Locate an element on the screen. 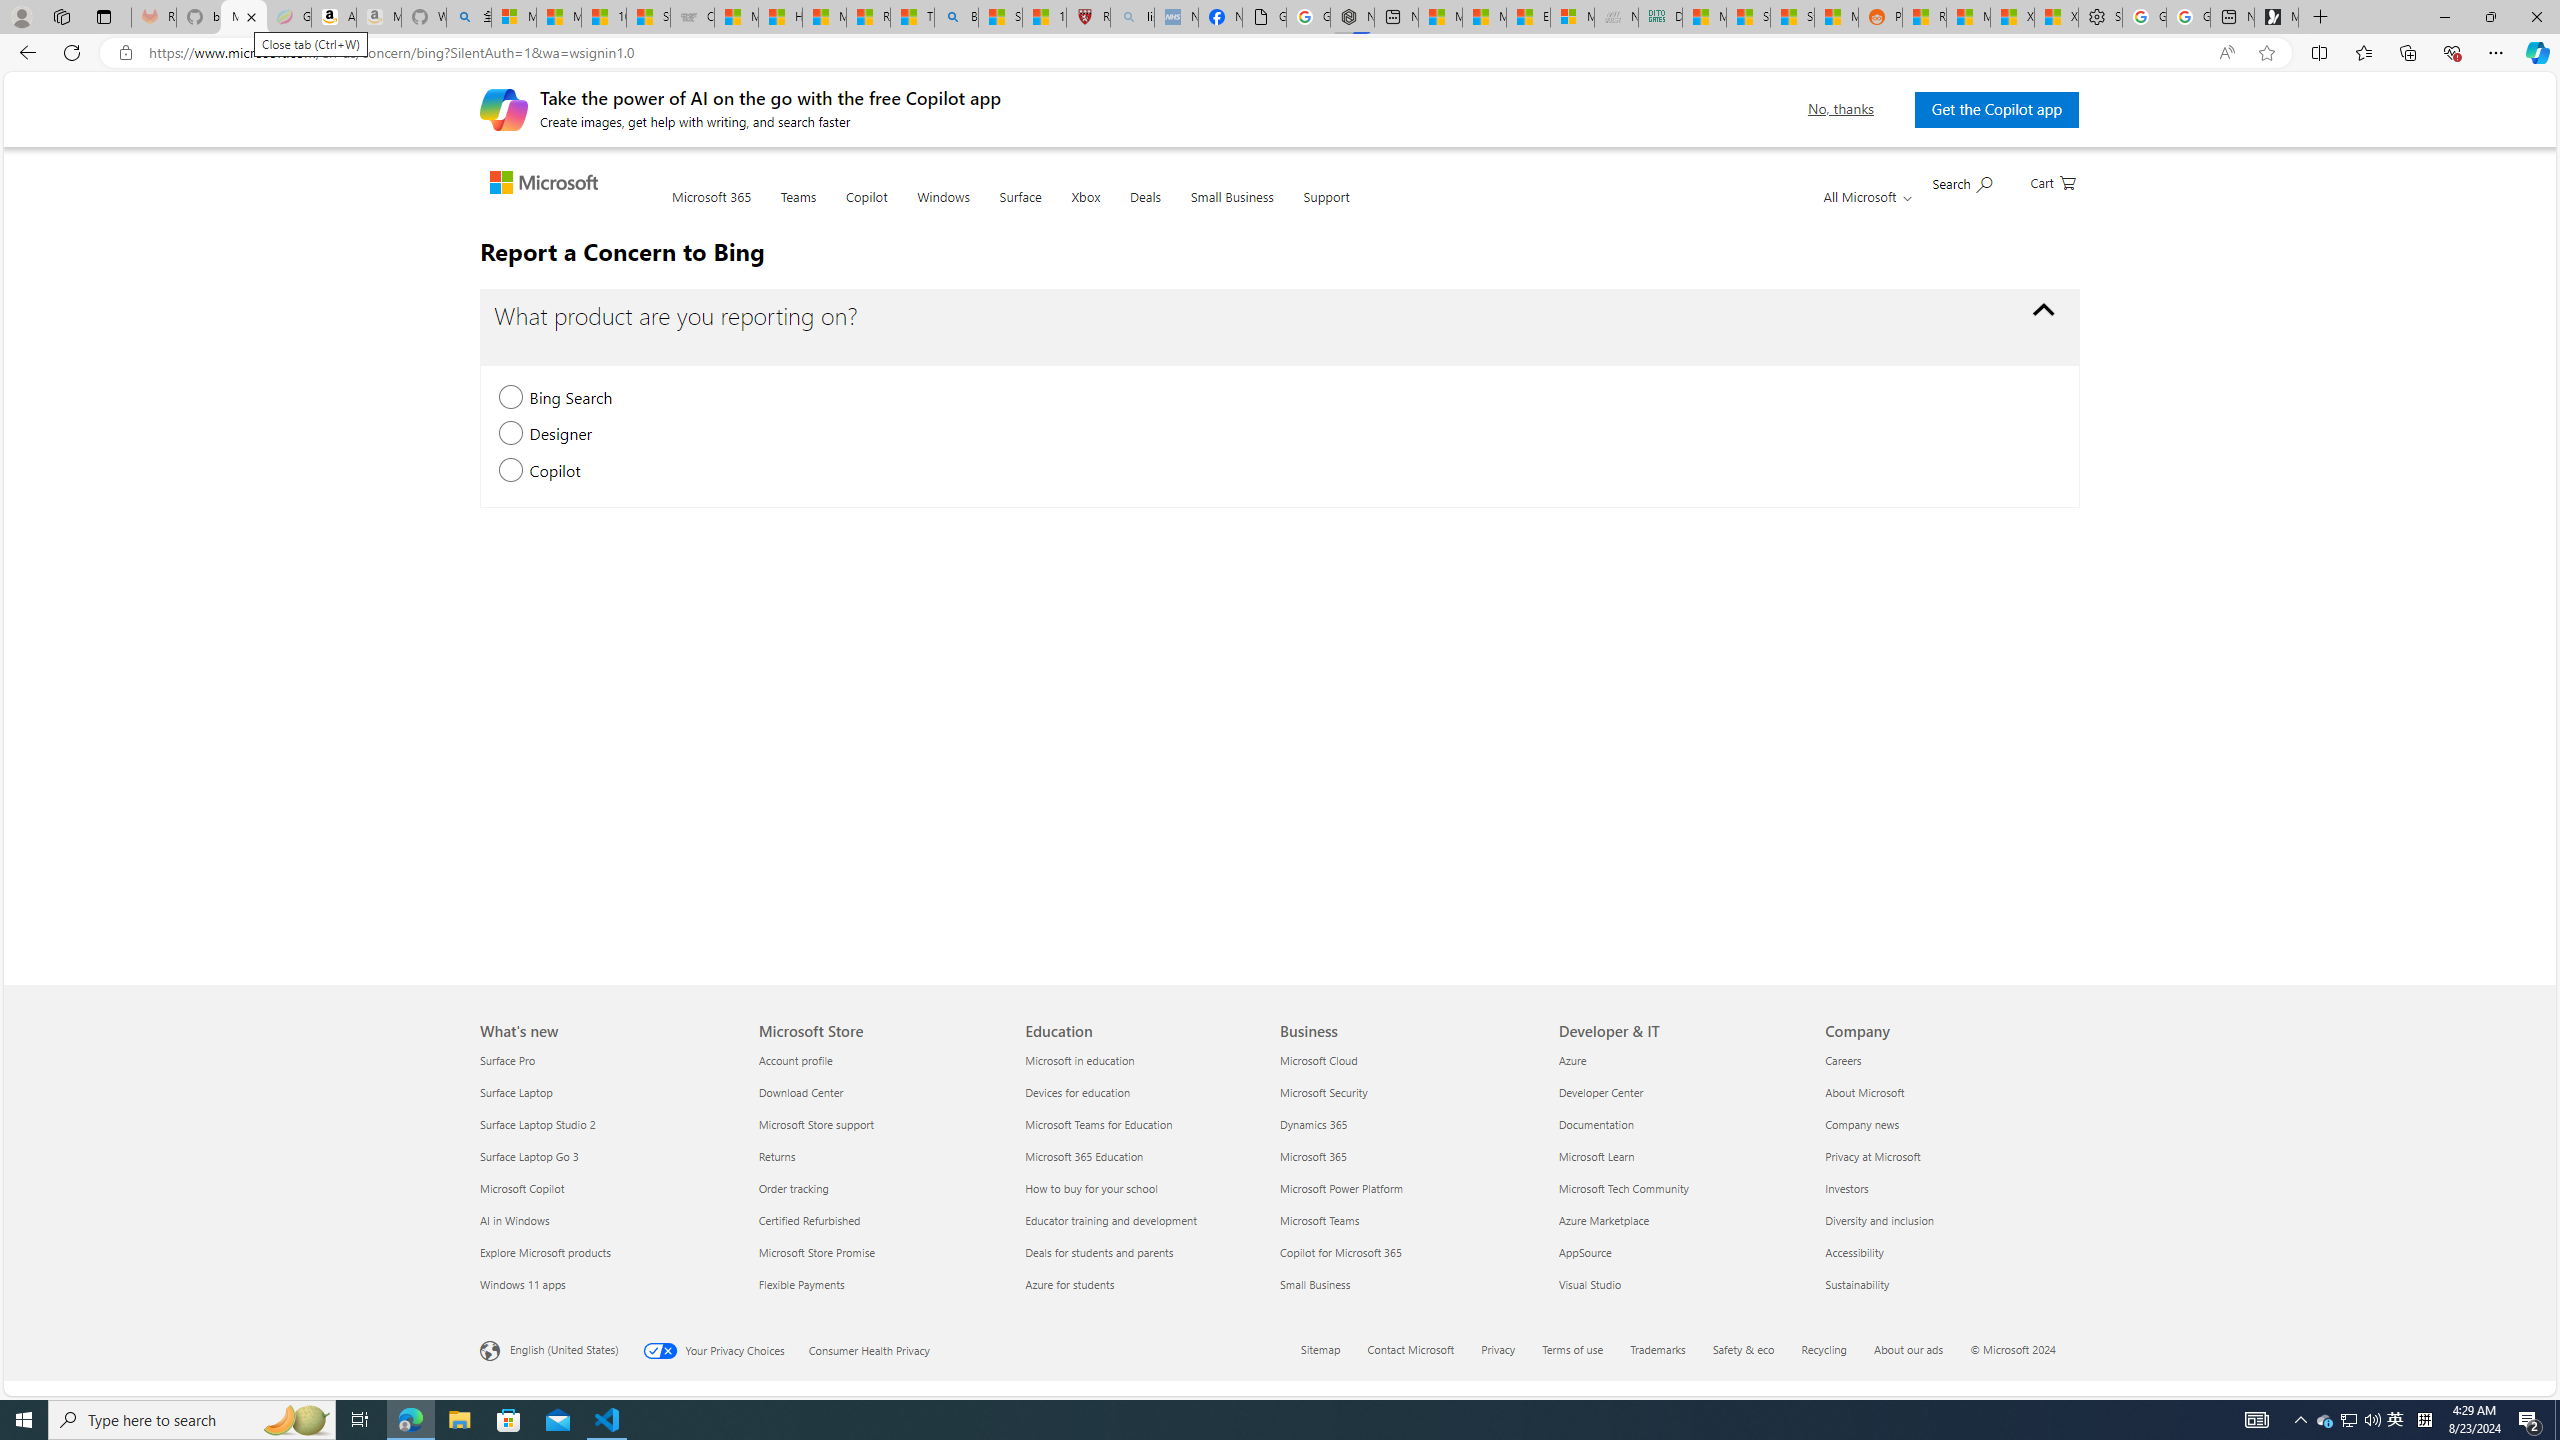  'About our ads' is located at coordinates (1907, 1348).